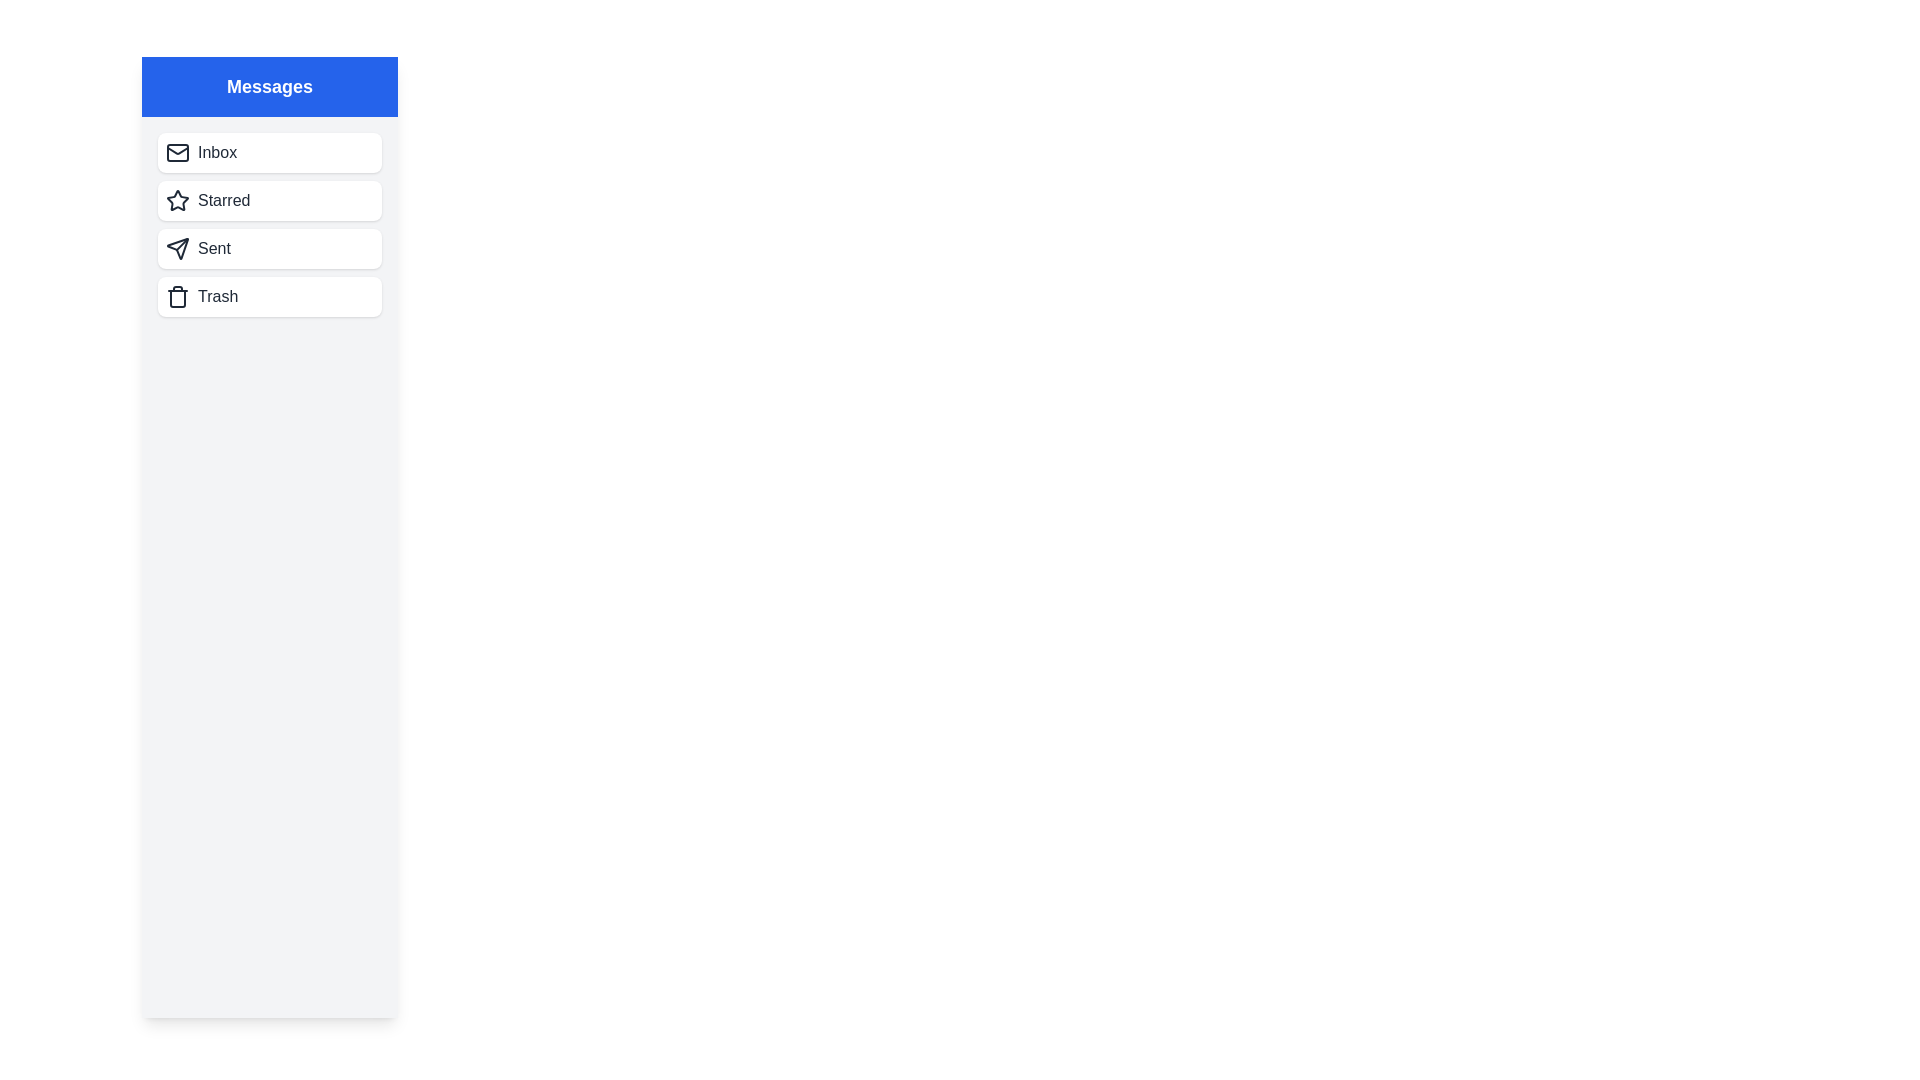  What do you see at coordinates (268, 248) in the screenshot?
I see `the sidebar item Sent` at bounding box center [268, 248].